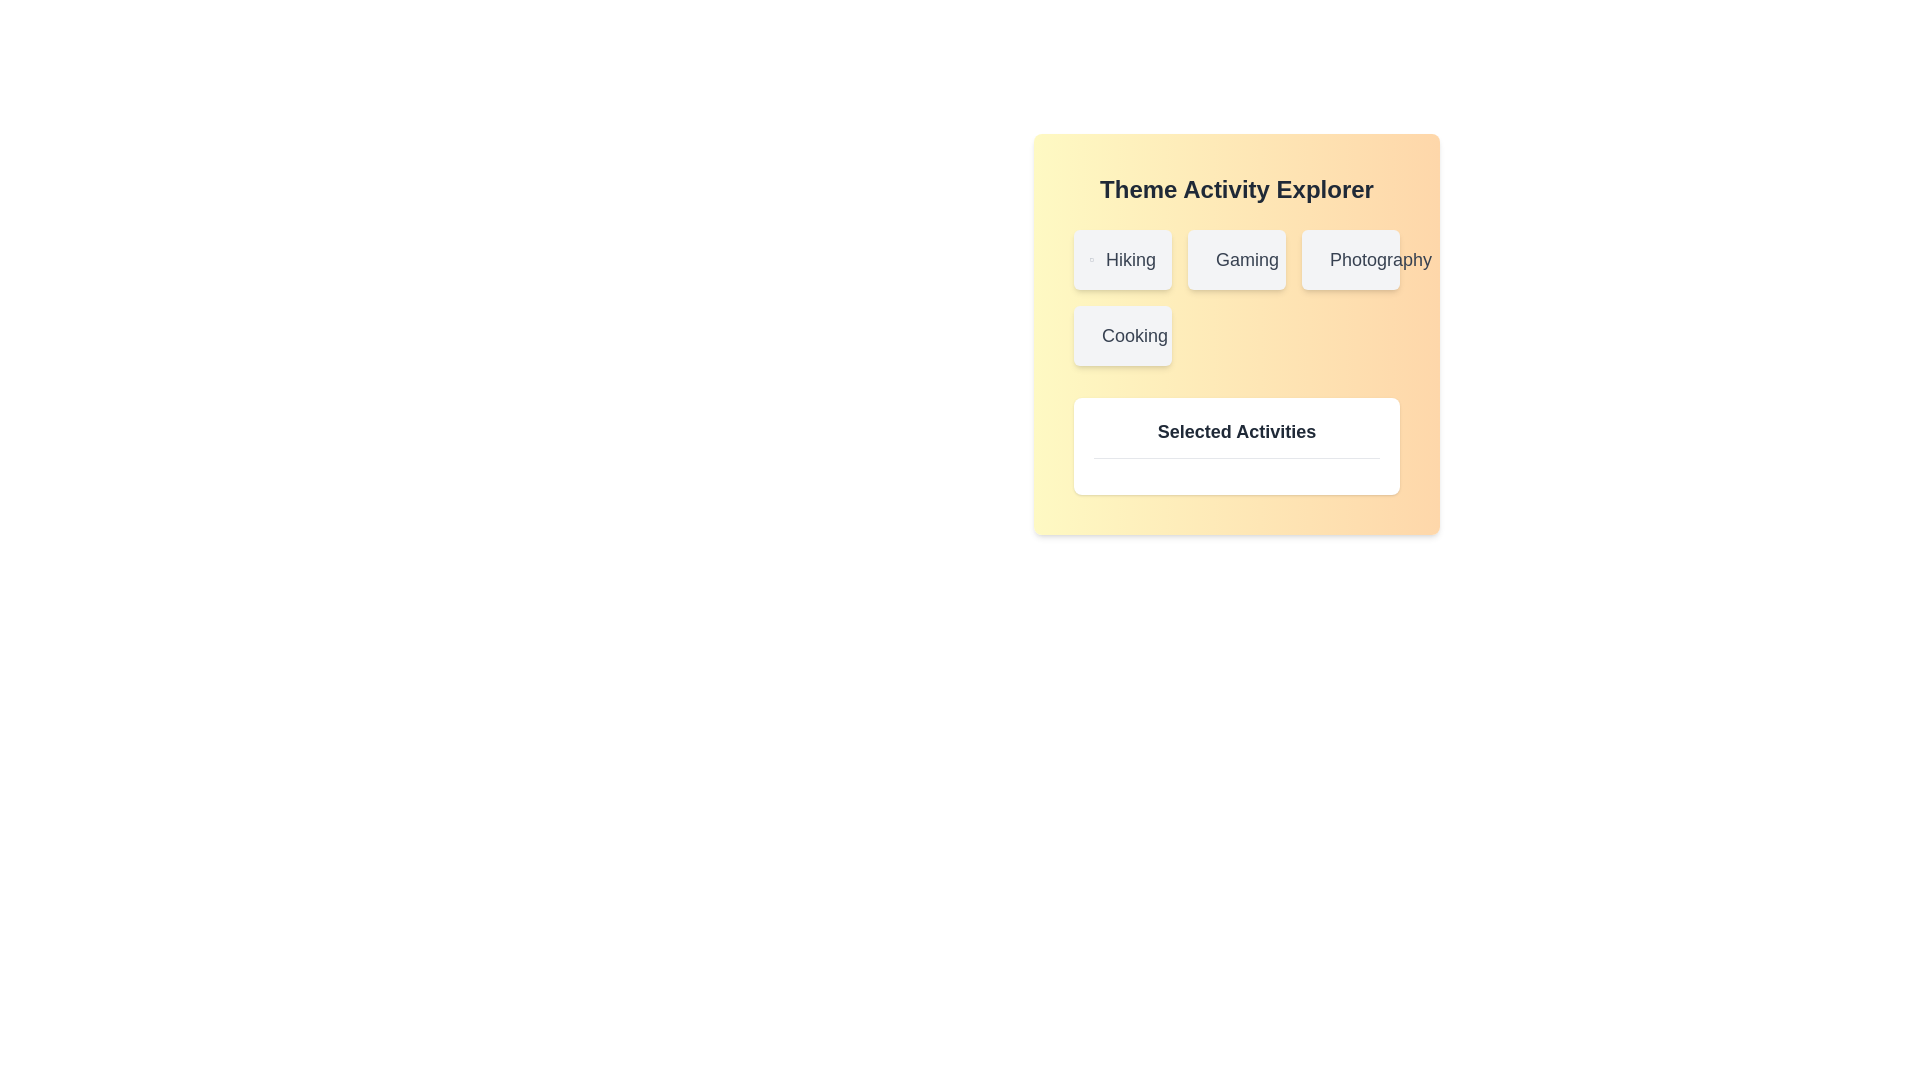 The height and width of the screenshot is (1080, 1920). I want to click on the 'Gaming' text label, which is part of a button in the activity selection interface, located at the top-right of the grid of buttons in the 'Theme Activity Explorer.', so click(1246, 258).